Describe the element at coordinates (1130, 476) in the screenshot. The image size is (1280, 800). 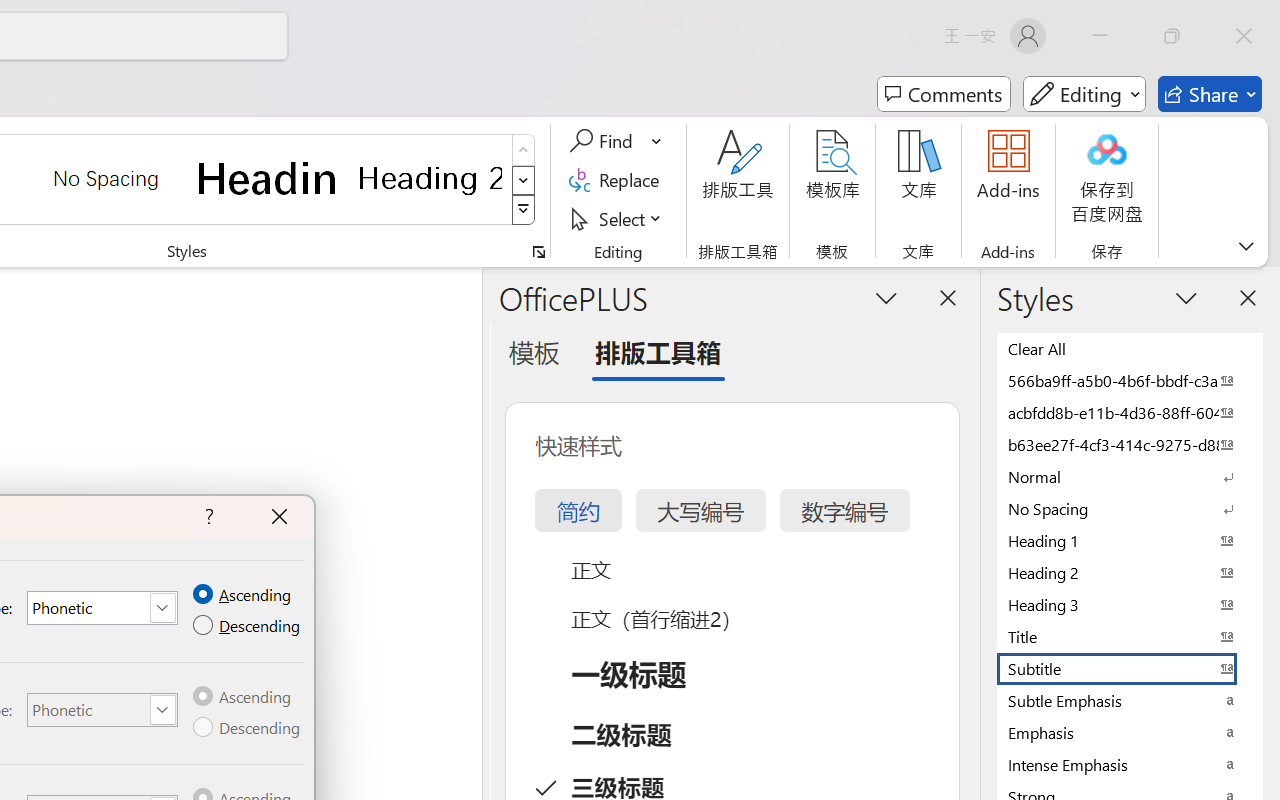
I see `'Normal'` at that location.